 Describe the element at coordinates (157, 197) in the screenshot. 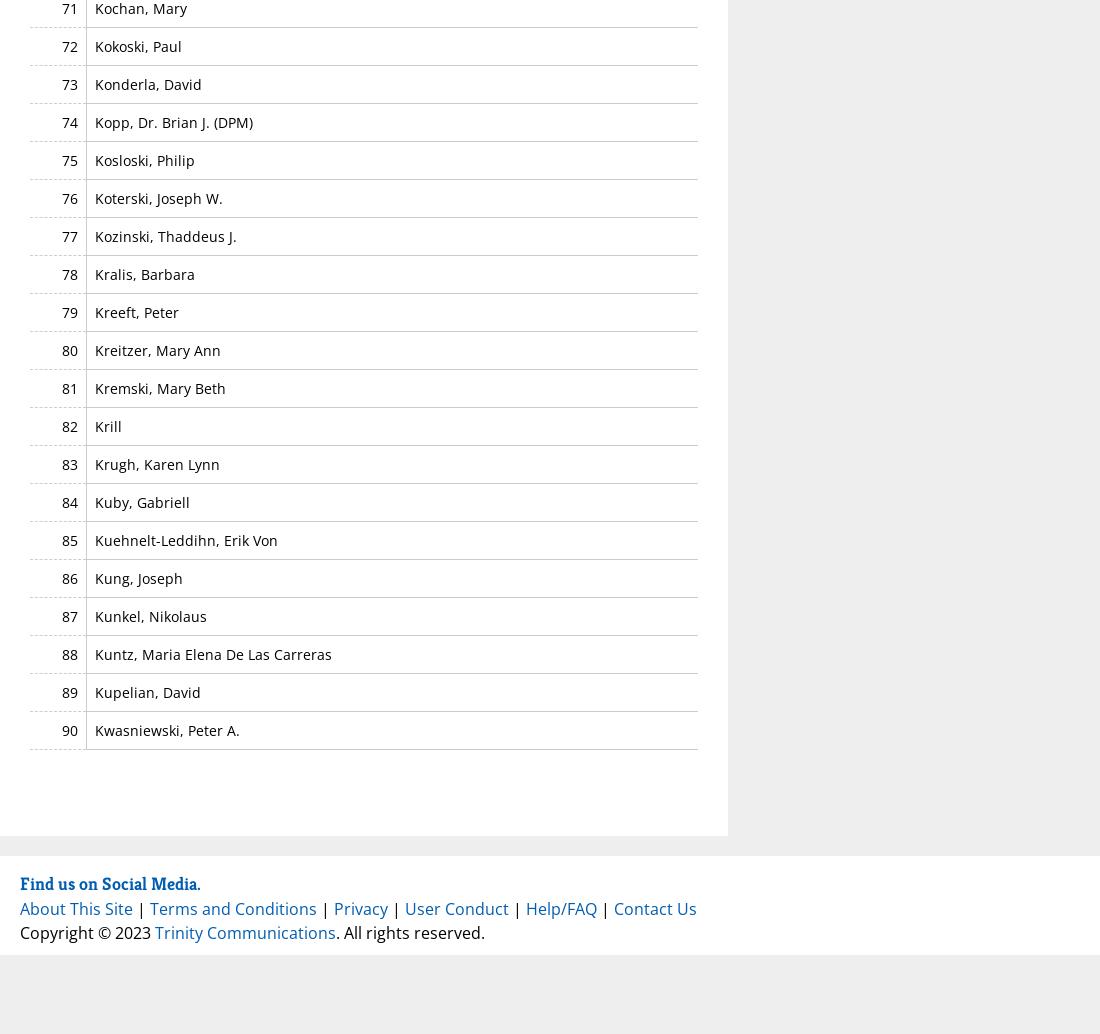

I see `'Koterski, Joseph W.'` at that location.